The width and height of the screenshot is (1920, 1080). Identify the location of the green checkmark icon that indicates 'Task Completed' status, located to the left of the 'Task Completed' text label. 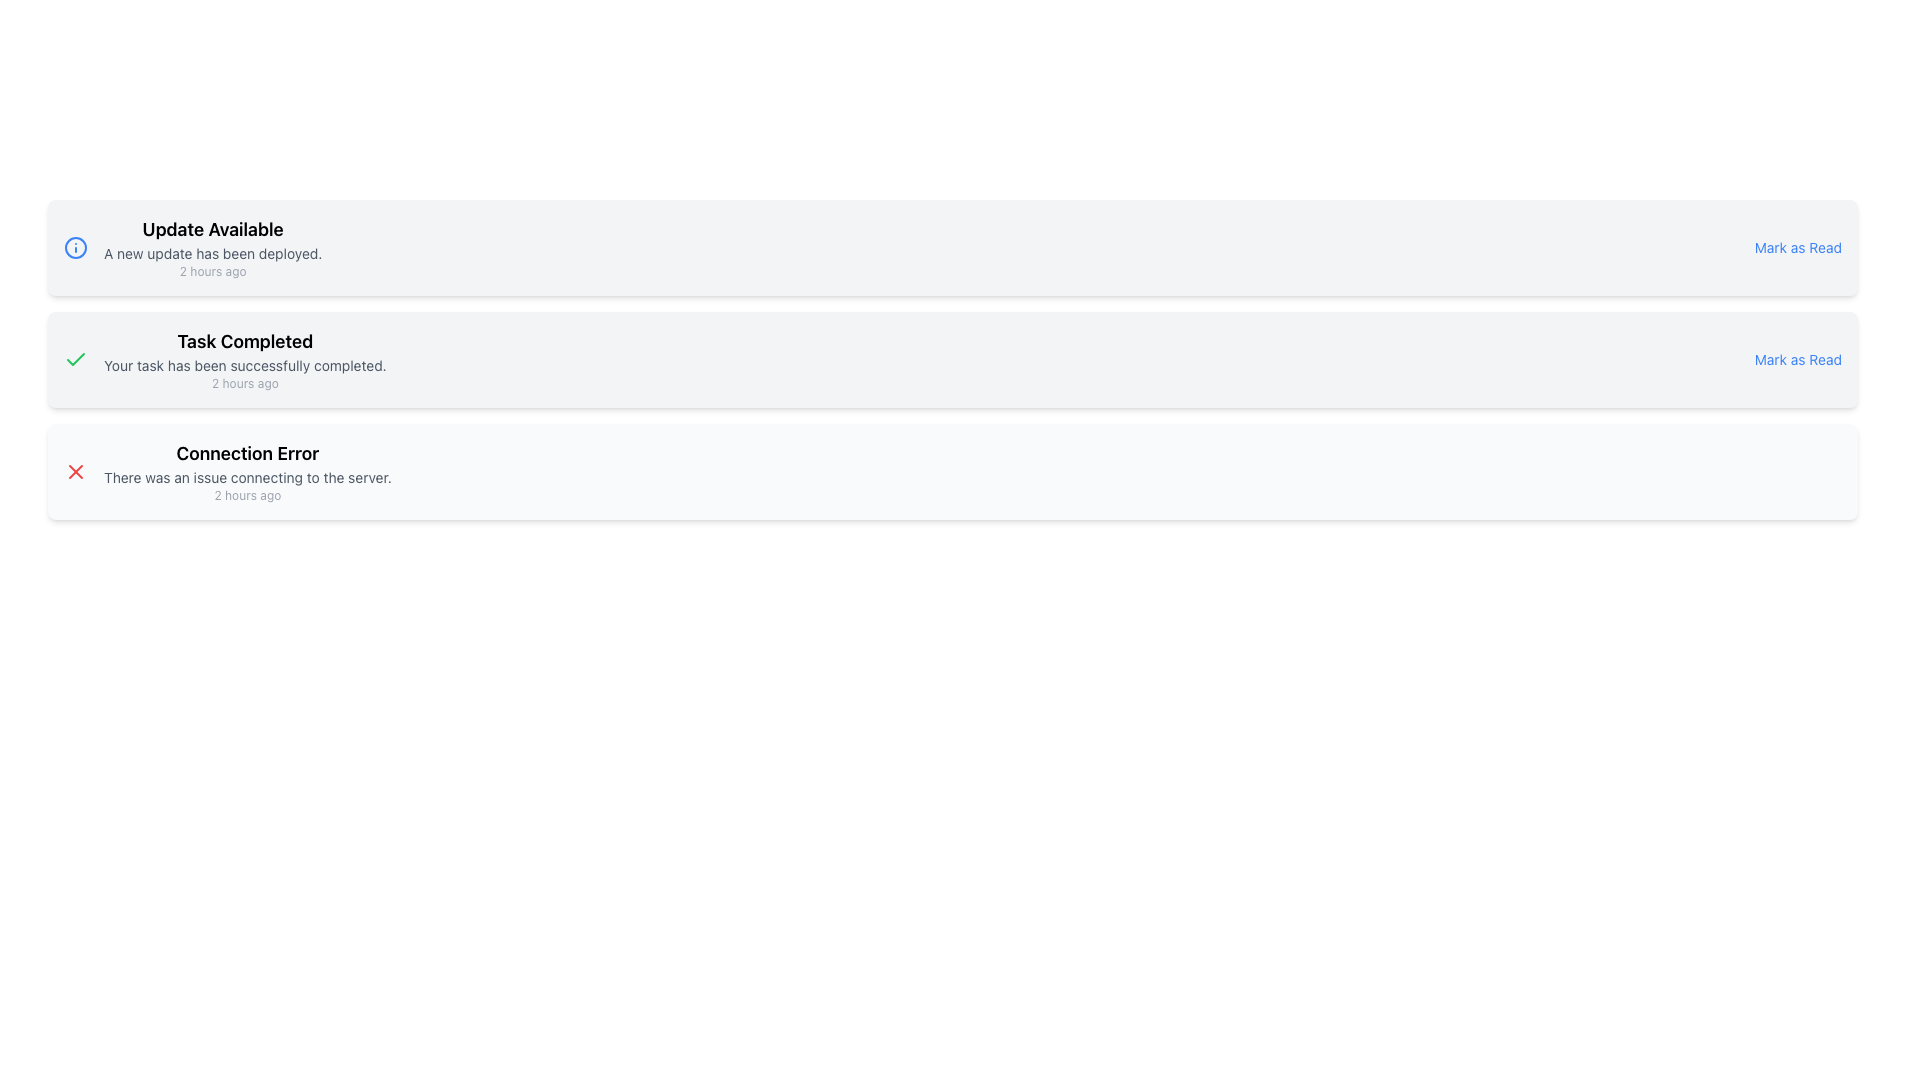
(76, 358).